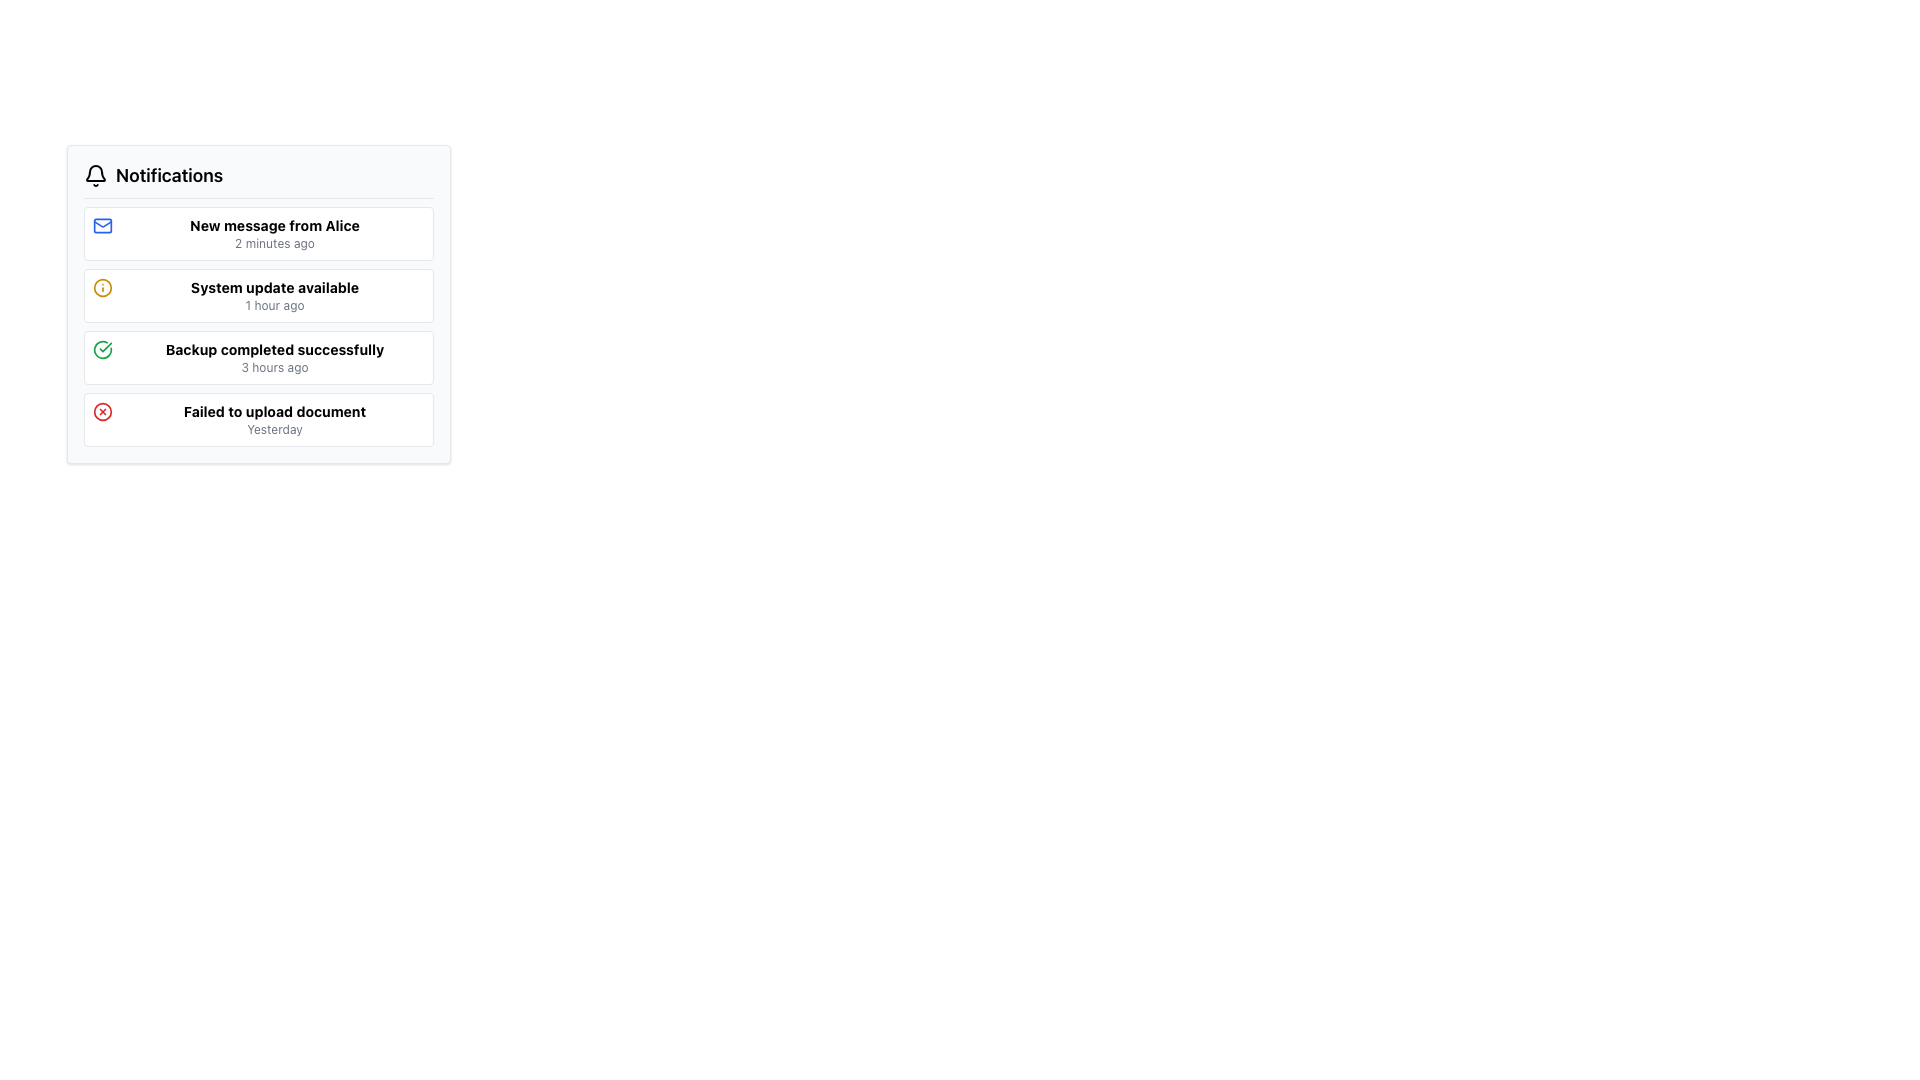 The height and width of the screenshot is (1080, 1920). What do you see at coordinates (273, 242) in the screenshot?
I see `the text label that reads '2 minutes ago', which is styled in gray and located below the notification title 'New message from Alice' within a notification card` at bounding box center [273, 242].